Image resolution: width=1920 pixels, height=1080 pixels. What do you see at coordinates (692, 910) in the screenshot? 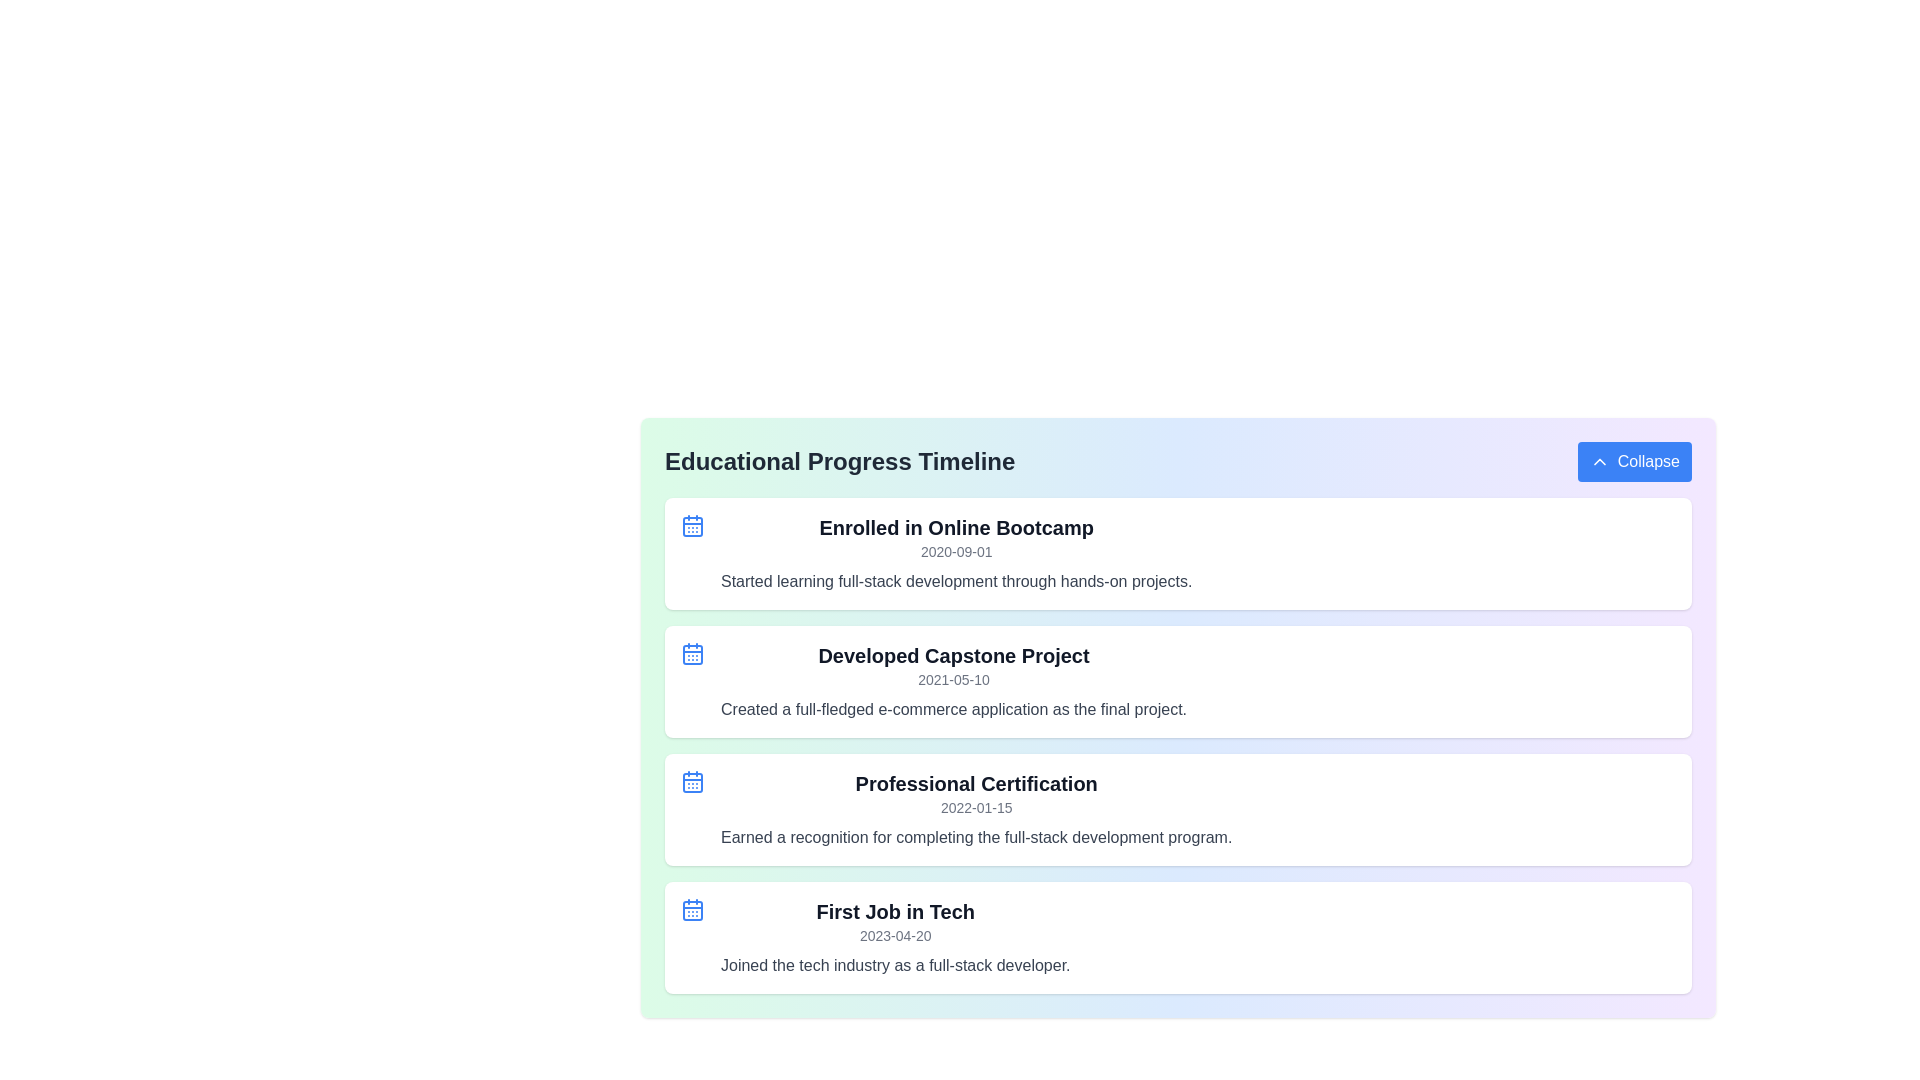
I see `the calendar icon located on the left side of the fourth card in the event timeline, which is represented by a blue icon with rounded corners` at bounding box center [692, 910].